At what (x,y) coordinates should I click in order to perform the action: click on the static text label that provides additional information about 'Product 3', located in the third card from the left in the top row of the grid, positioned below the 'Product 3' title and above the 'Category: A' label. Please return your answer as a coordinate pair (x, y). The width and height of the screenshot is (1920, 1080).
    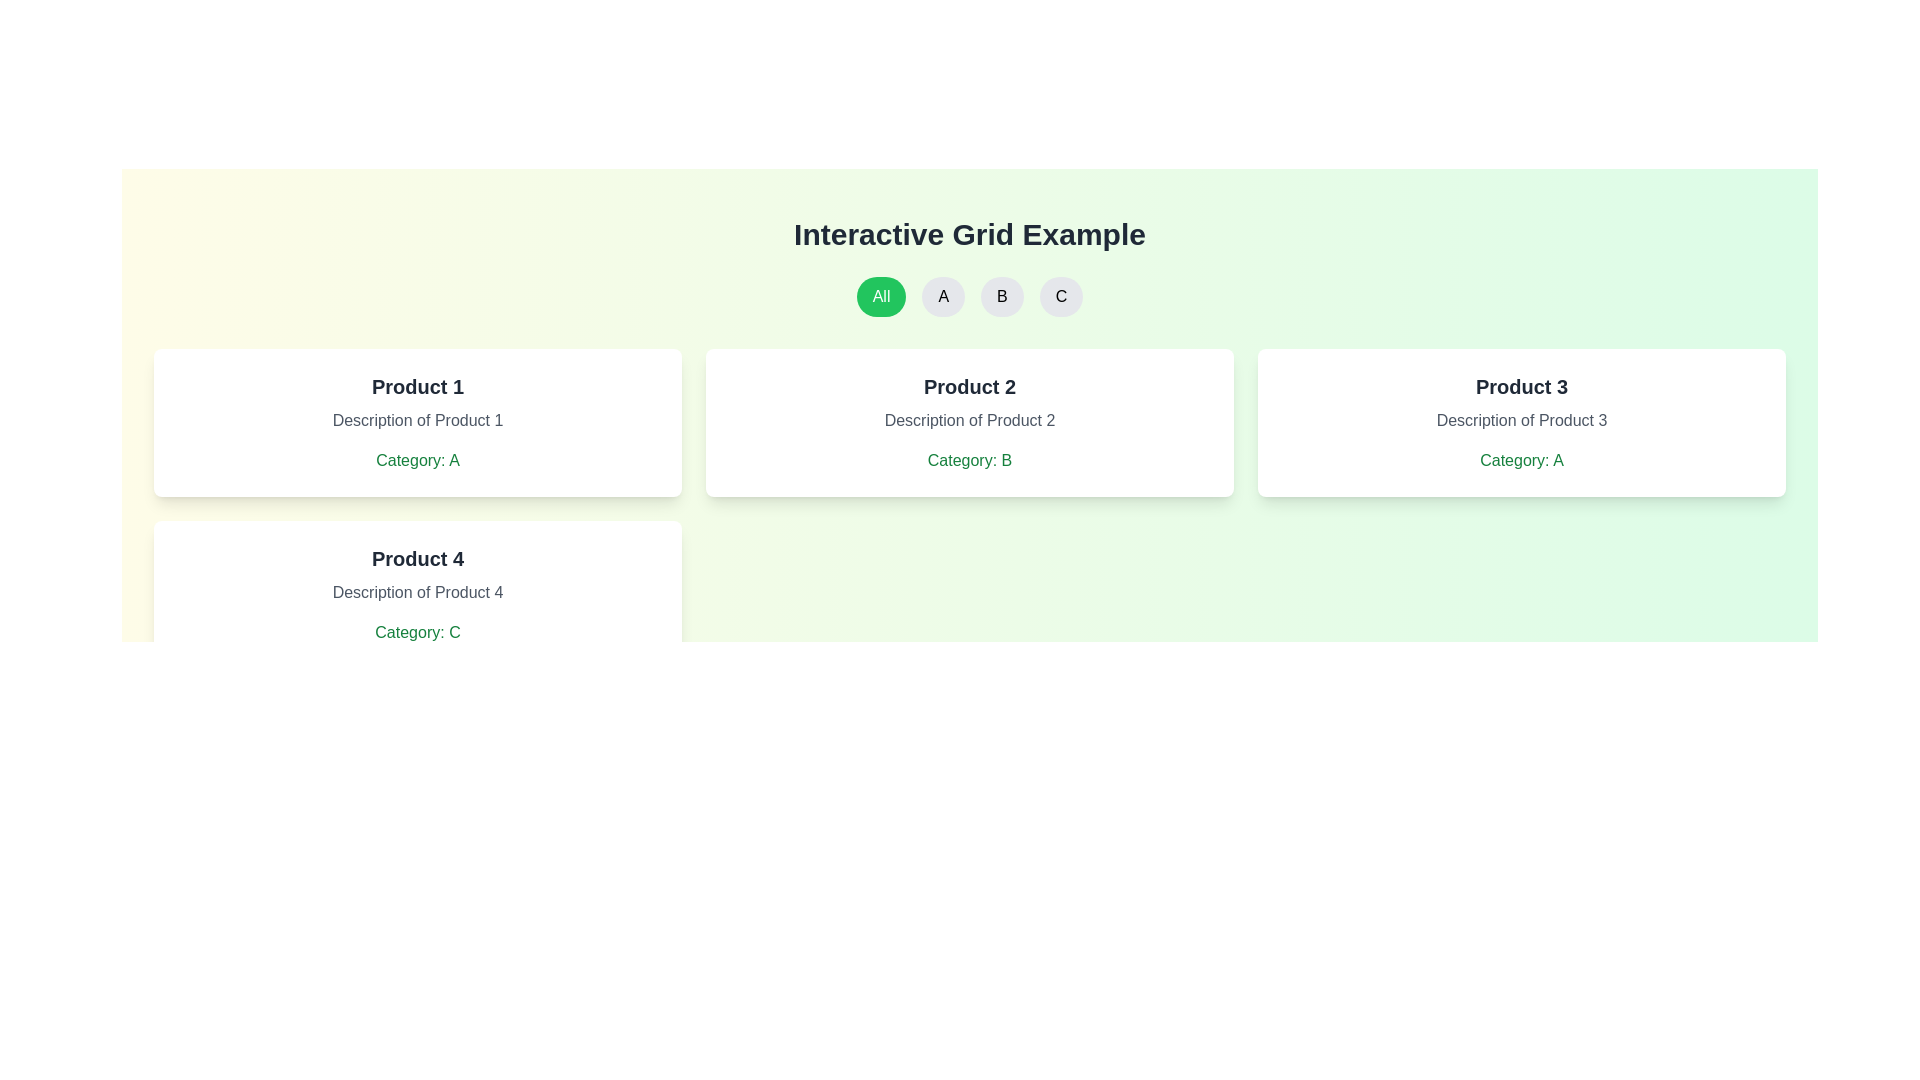
    Looking at the image, I should click on (1520, 419).